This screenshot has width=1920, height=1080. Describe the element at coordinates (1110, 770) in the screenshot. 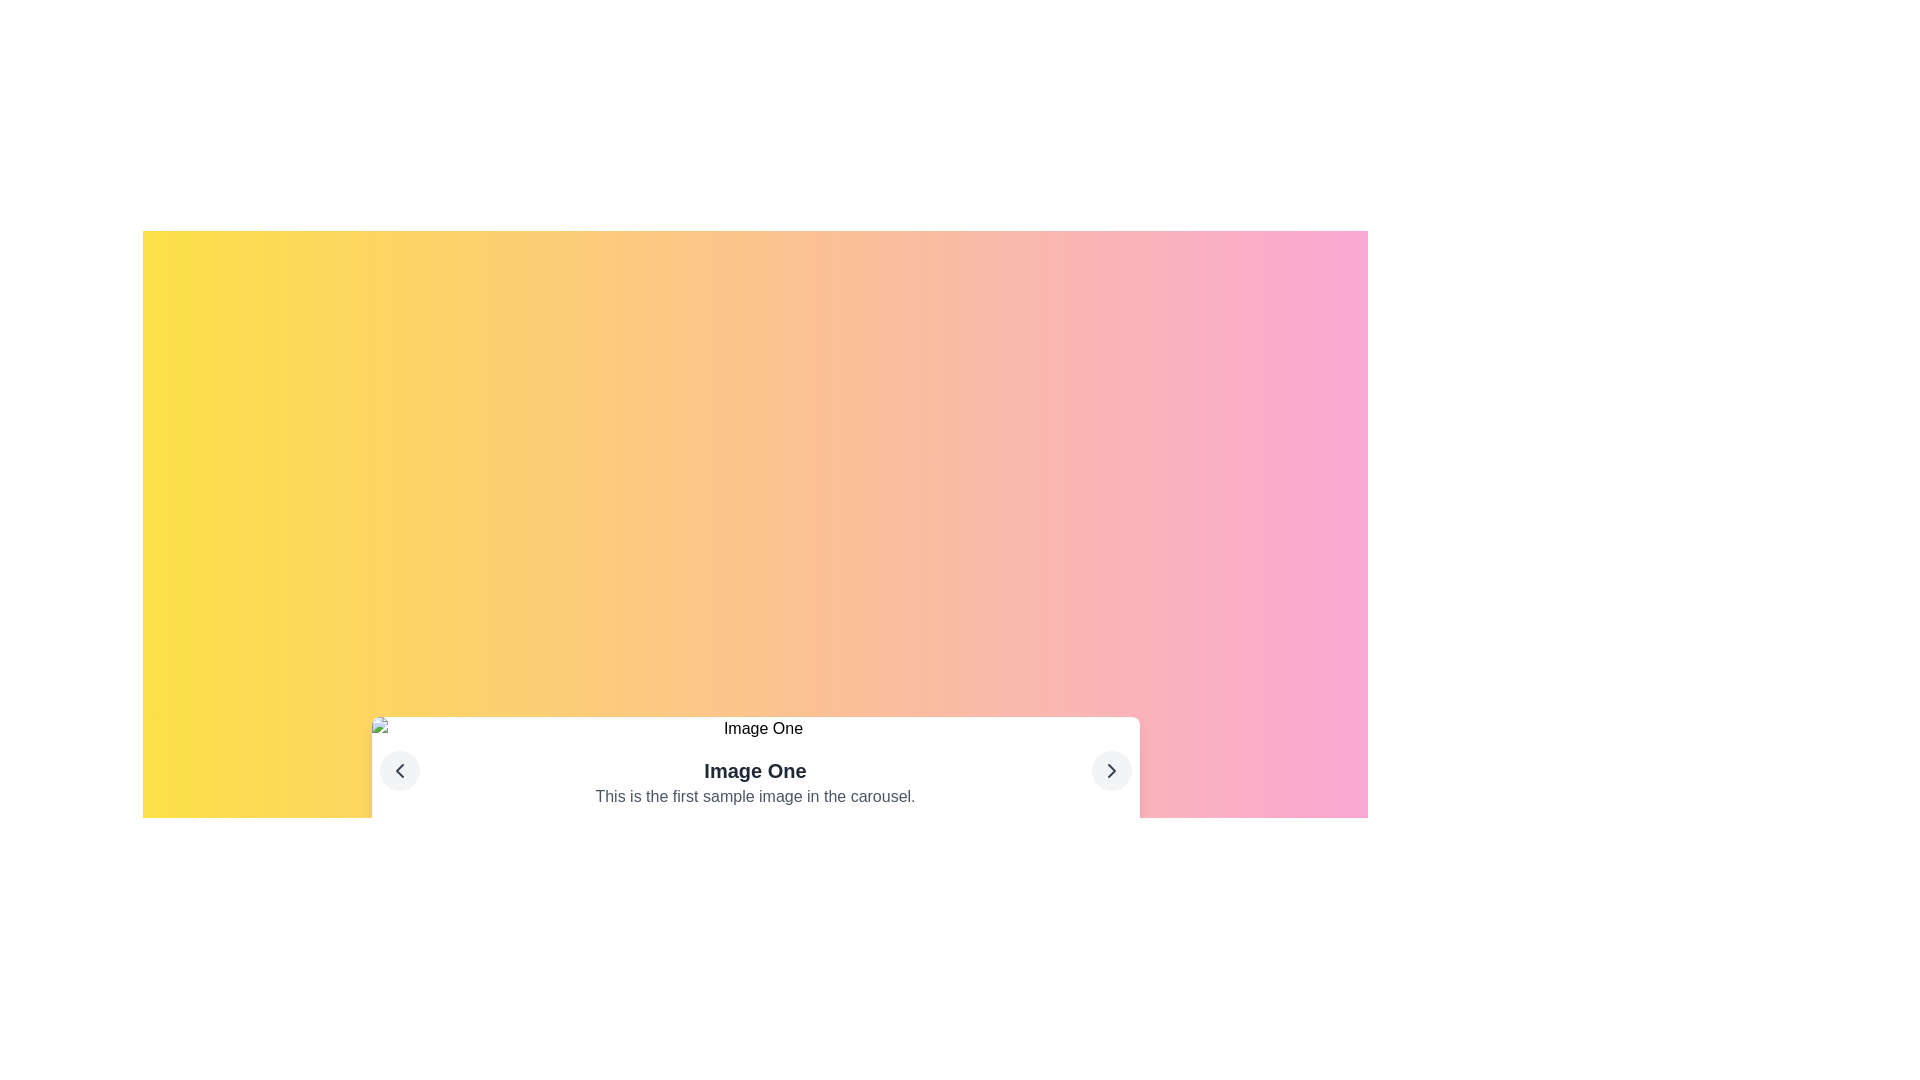

I see `the rightward-pointing chevron icon located in the navigation area on the right side of the carousel` at that location.